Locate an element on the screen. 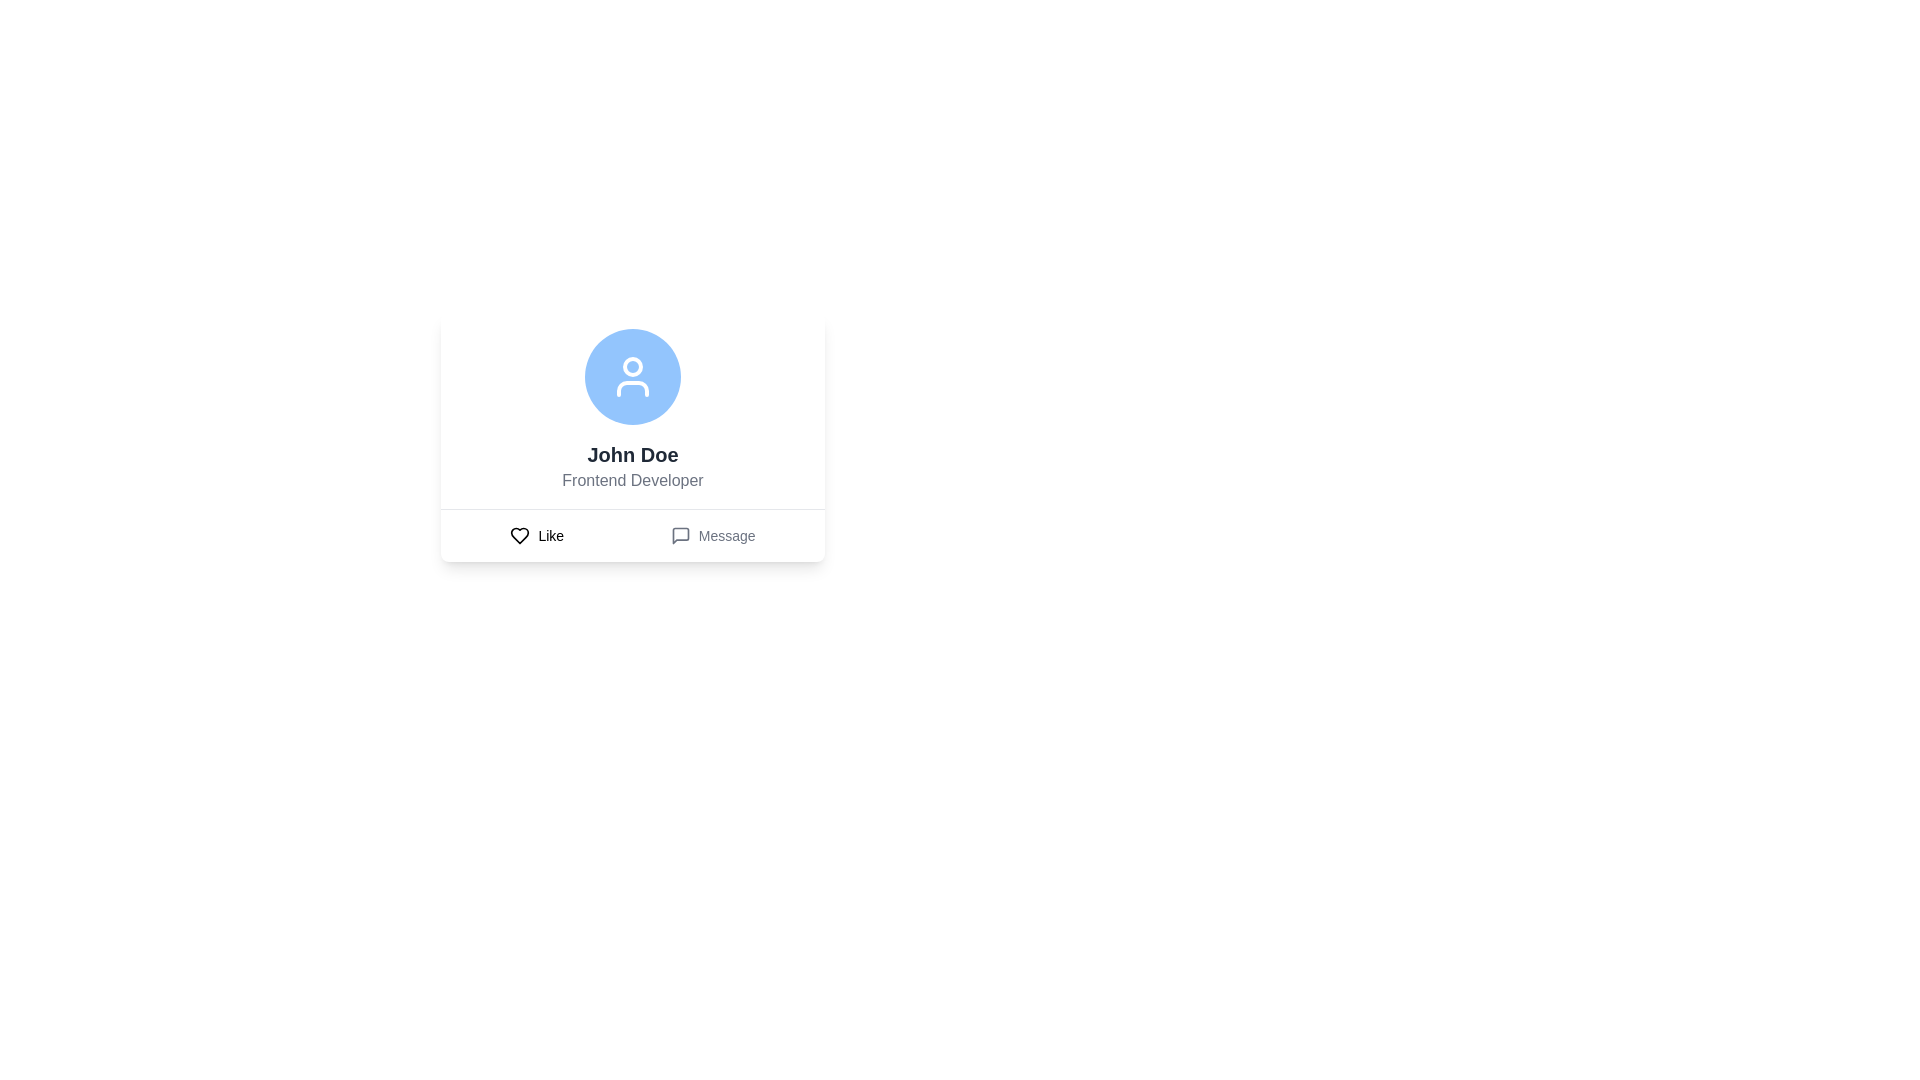 The width and height of the screenshot is (1920, 1080). the user profile avatar icon located at the top section of the card, above the 'John Doe' title is located at coordinates (632, 377).